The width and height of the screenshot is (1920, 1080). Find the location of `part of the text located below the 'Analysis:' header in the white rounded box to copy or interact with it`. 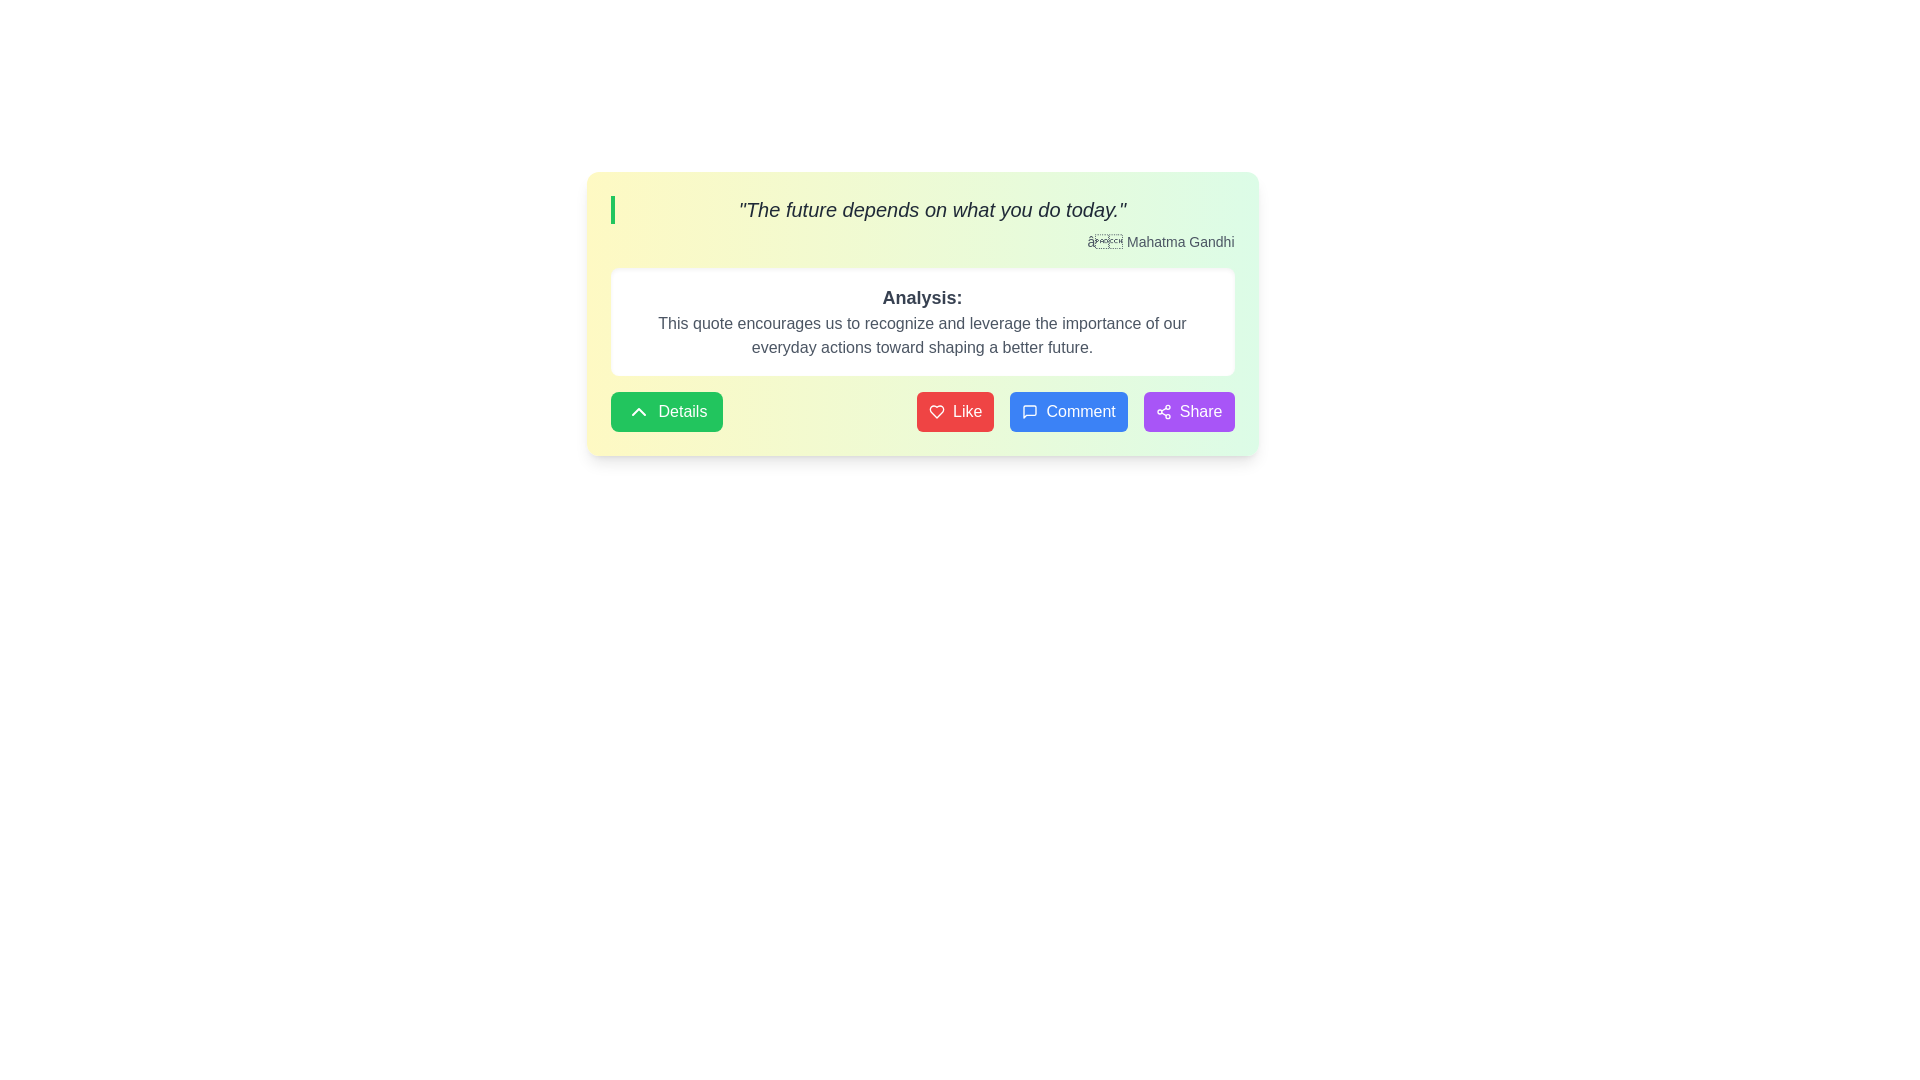

part of the text located below the 'Analysis:' header in the white rounded box to copy or interact with it is located at coordinates (921, 334).